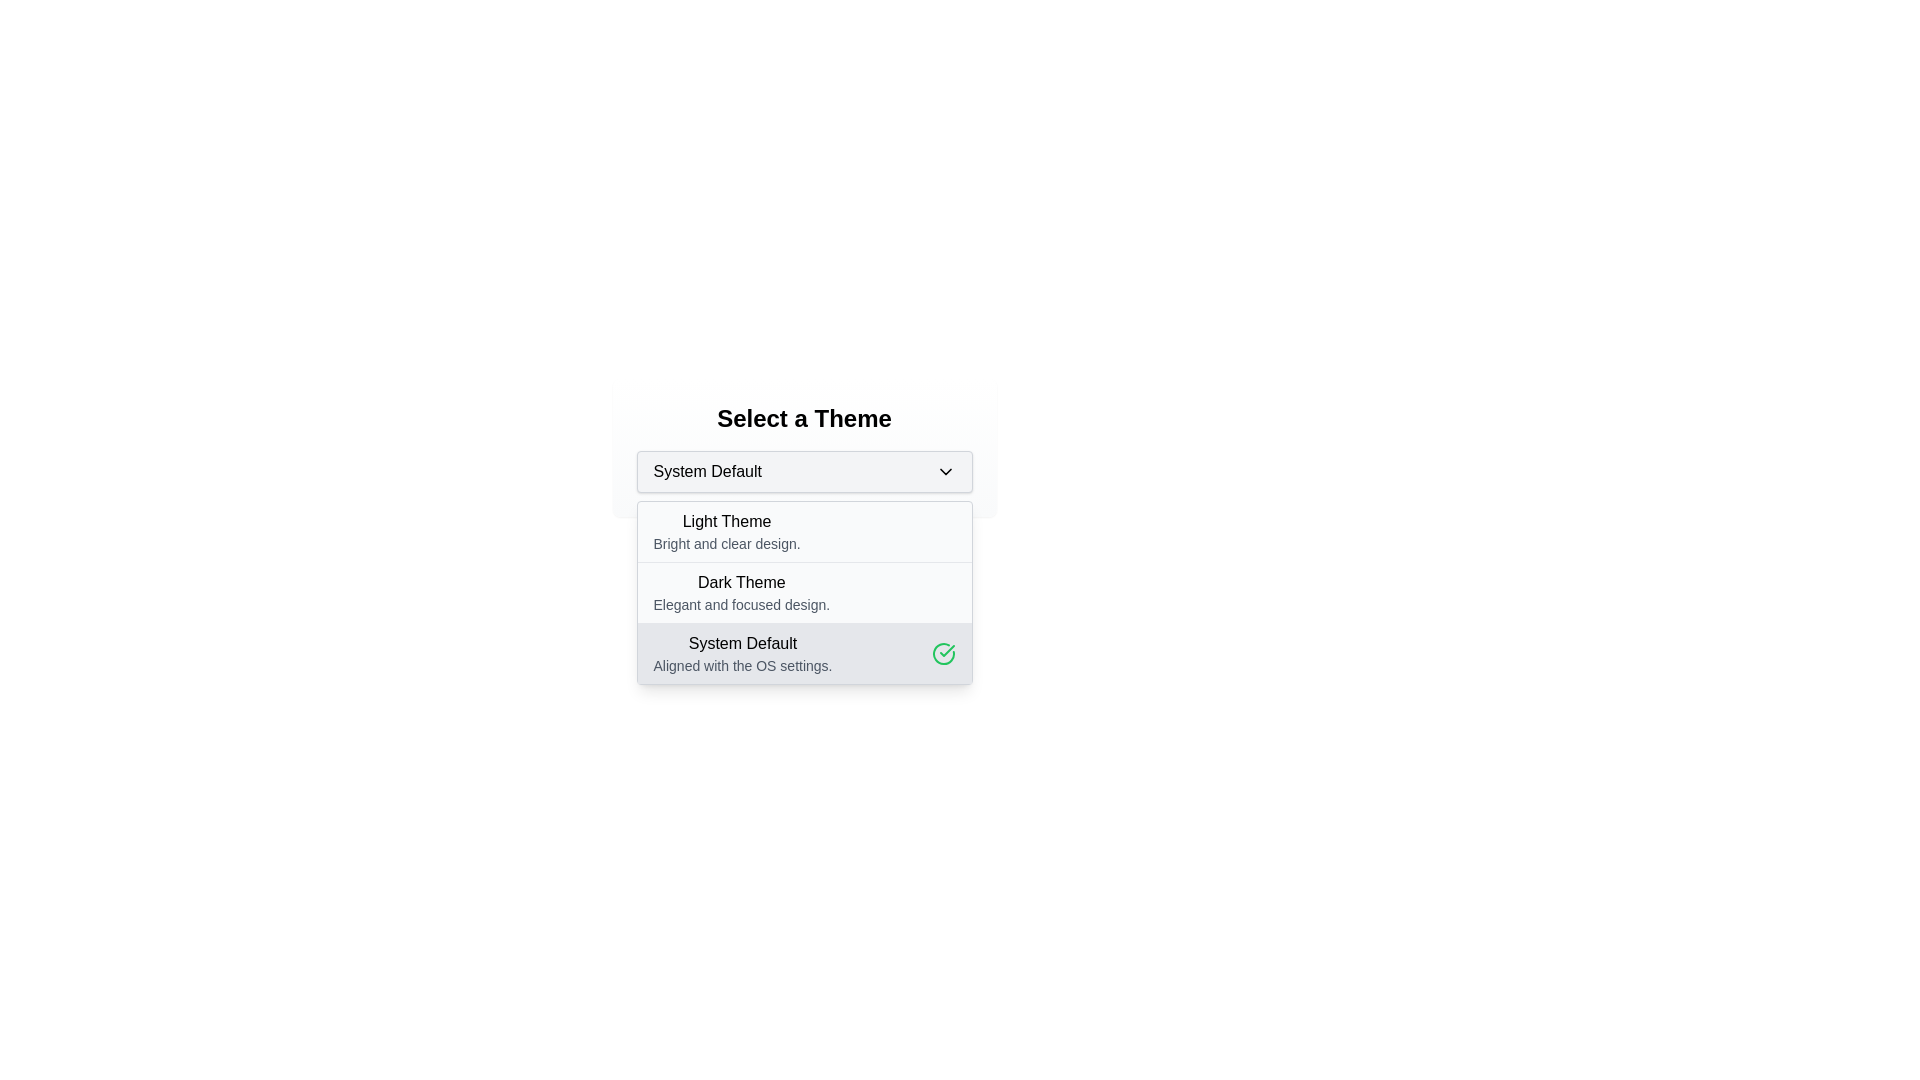  What do you see at coordinates (742, 666) in the screenshot?
I see `the text label providing supplemental information about the 'System Default' option located below the 'System Default' label in the dropdown menu under the 'Select a Theme' panel` at bounding box center [742, 666].